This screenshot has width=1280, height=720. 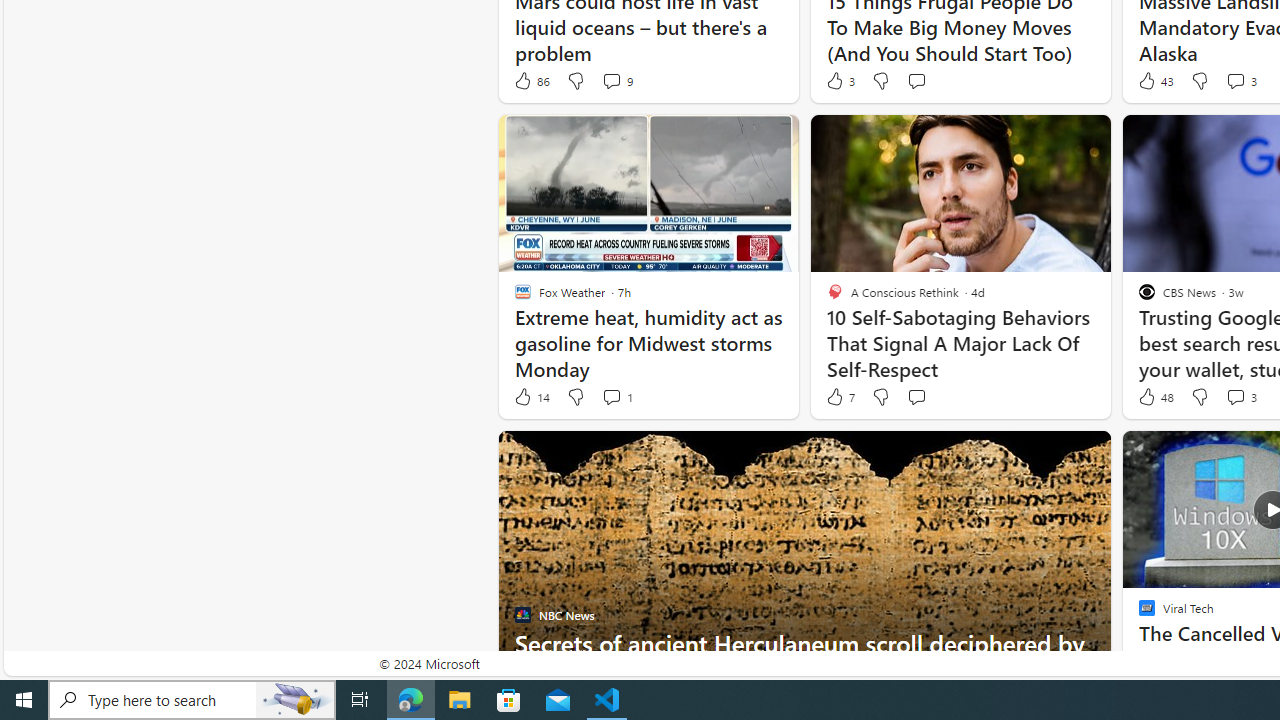 I want to click on '48 Like', so click(x=1154, y=397).